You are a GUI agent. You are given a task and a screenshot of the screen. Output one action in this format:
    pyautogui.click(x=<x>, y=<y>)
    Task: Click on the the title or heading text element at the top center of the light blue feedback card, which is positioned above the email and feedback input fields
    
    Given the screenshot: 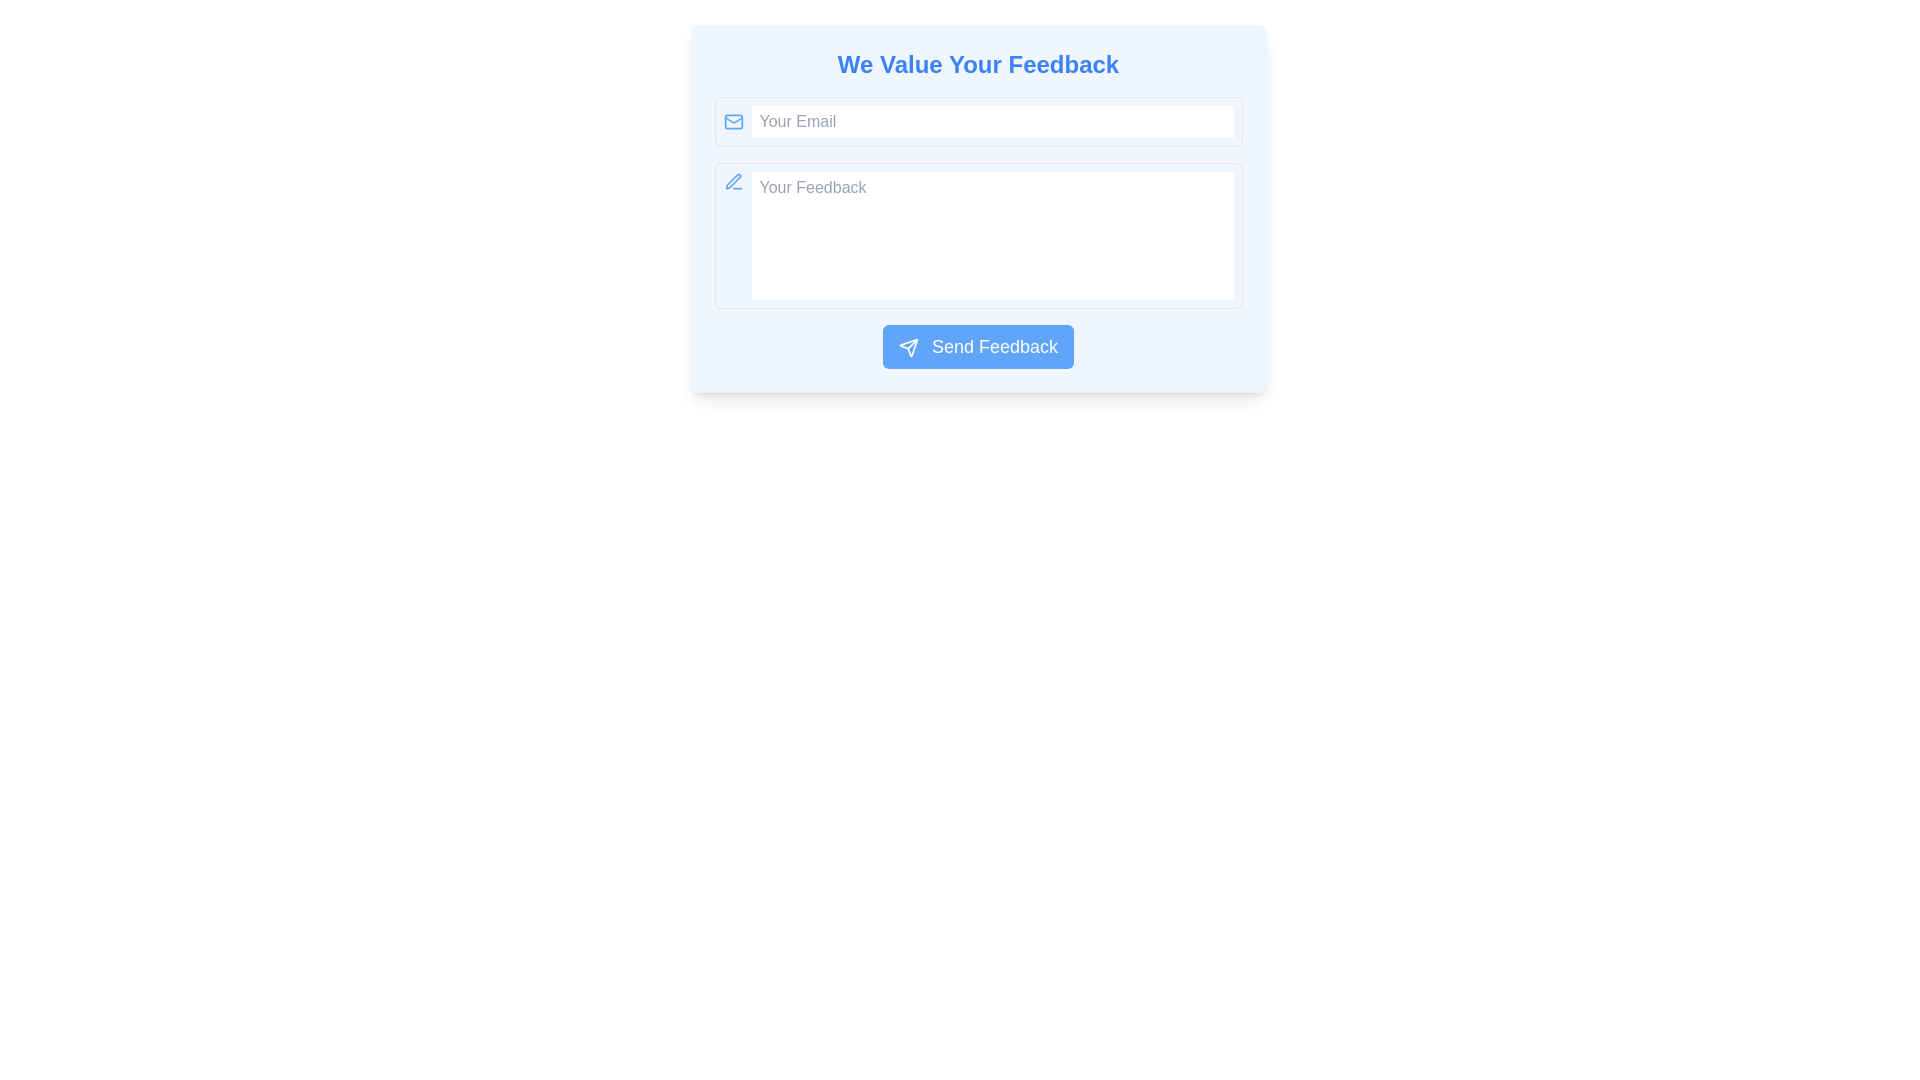 What is the action you would take?
    pyautogui.click(x=978, y=64)
    